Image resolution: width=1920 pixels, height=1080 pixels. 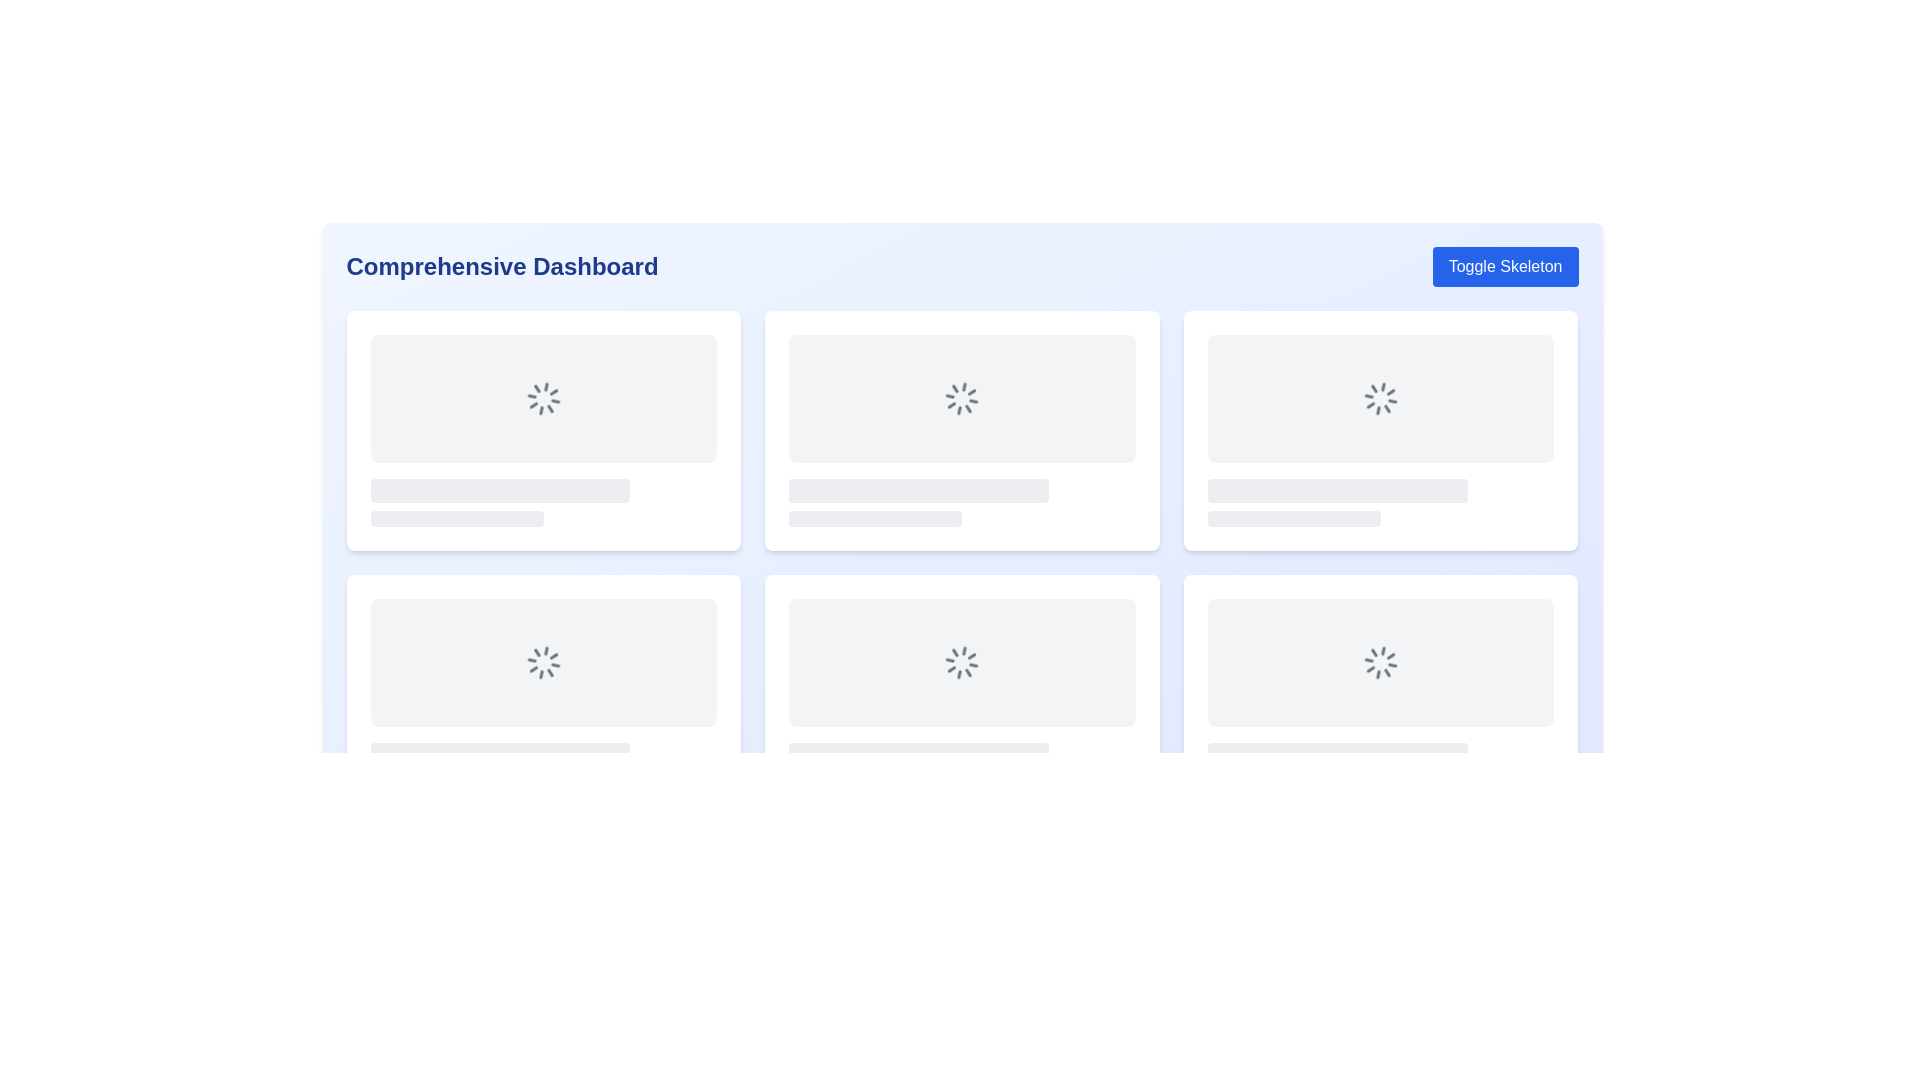 What do you see at coordinates (1380, 663) in the screenshot?
I see `the loading spinner, which is a gray circular icon with spokes, located in the bottom-right card of the grid, to understand the loading status` at bounding box center [1380, 663].